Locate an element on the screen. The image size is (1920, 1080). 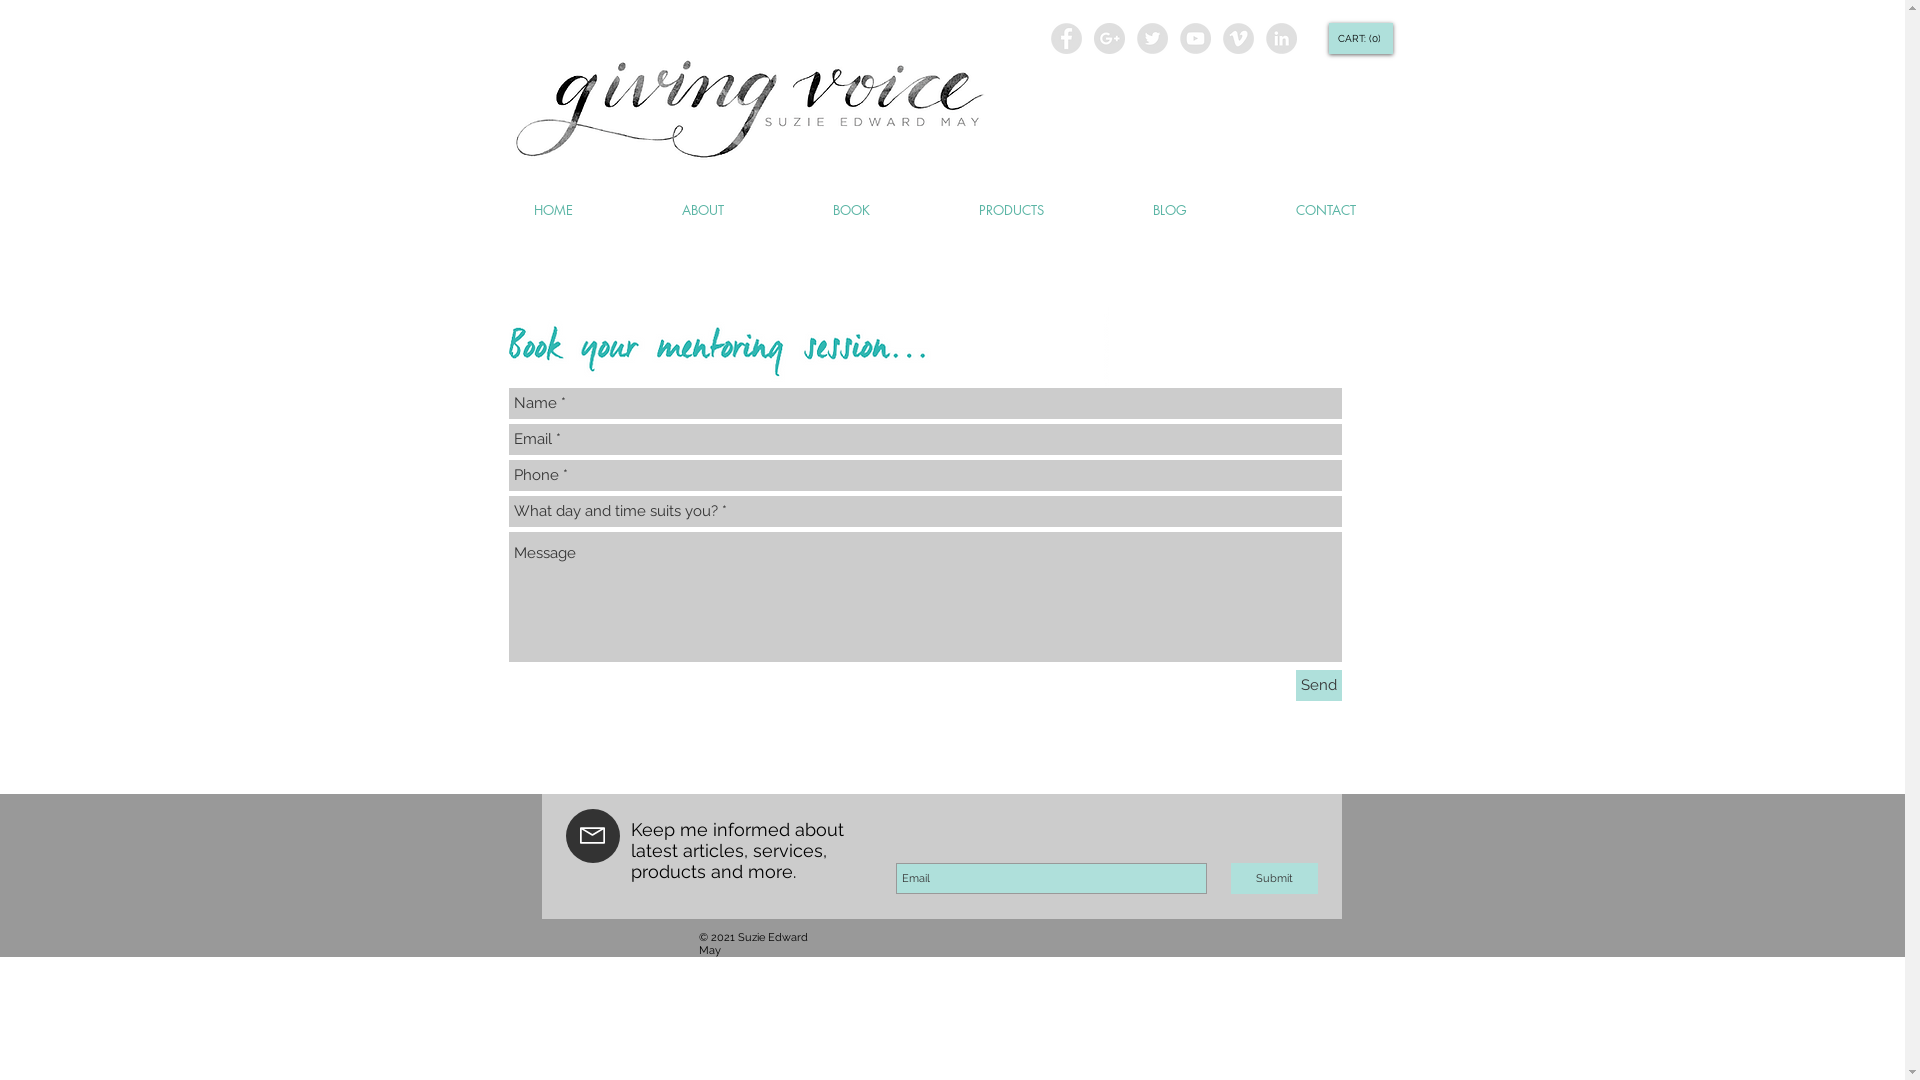
'HOME' is located at coordinates (552, 210).